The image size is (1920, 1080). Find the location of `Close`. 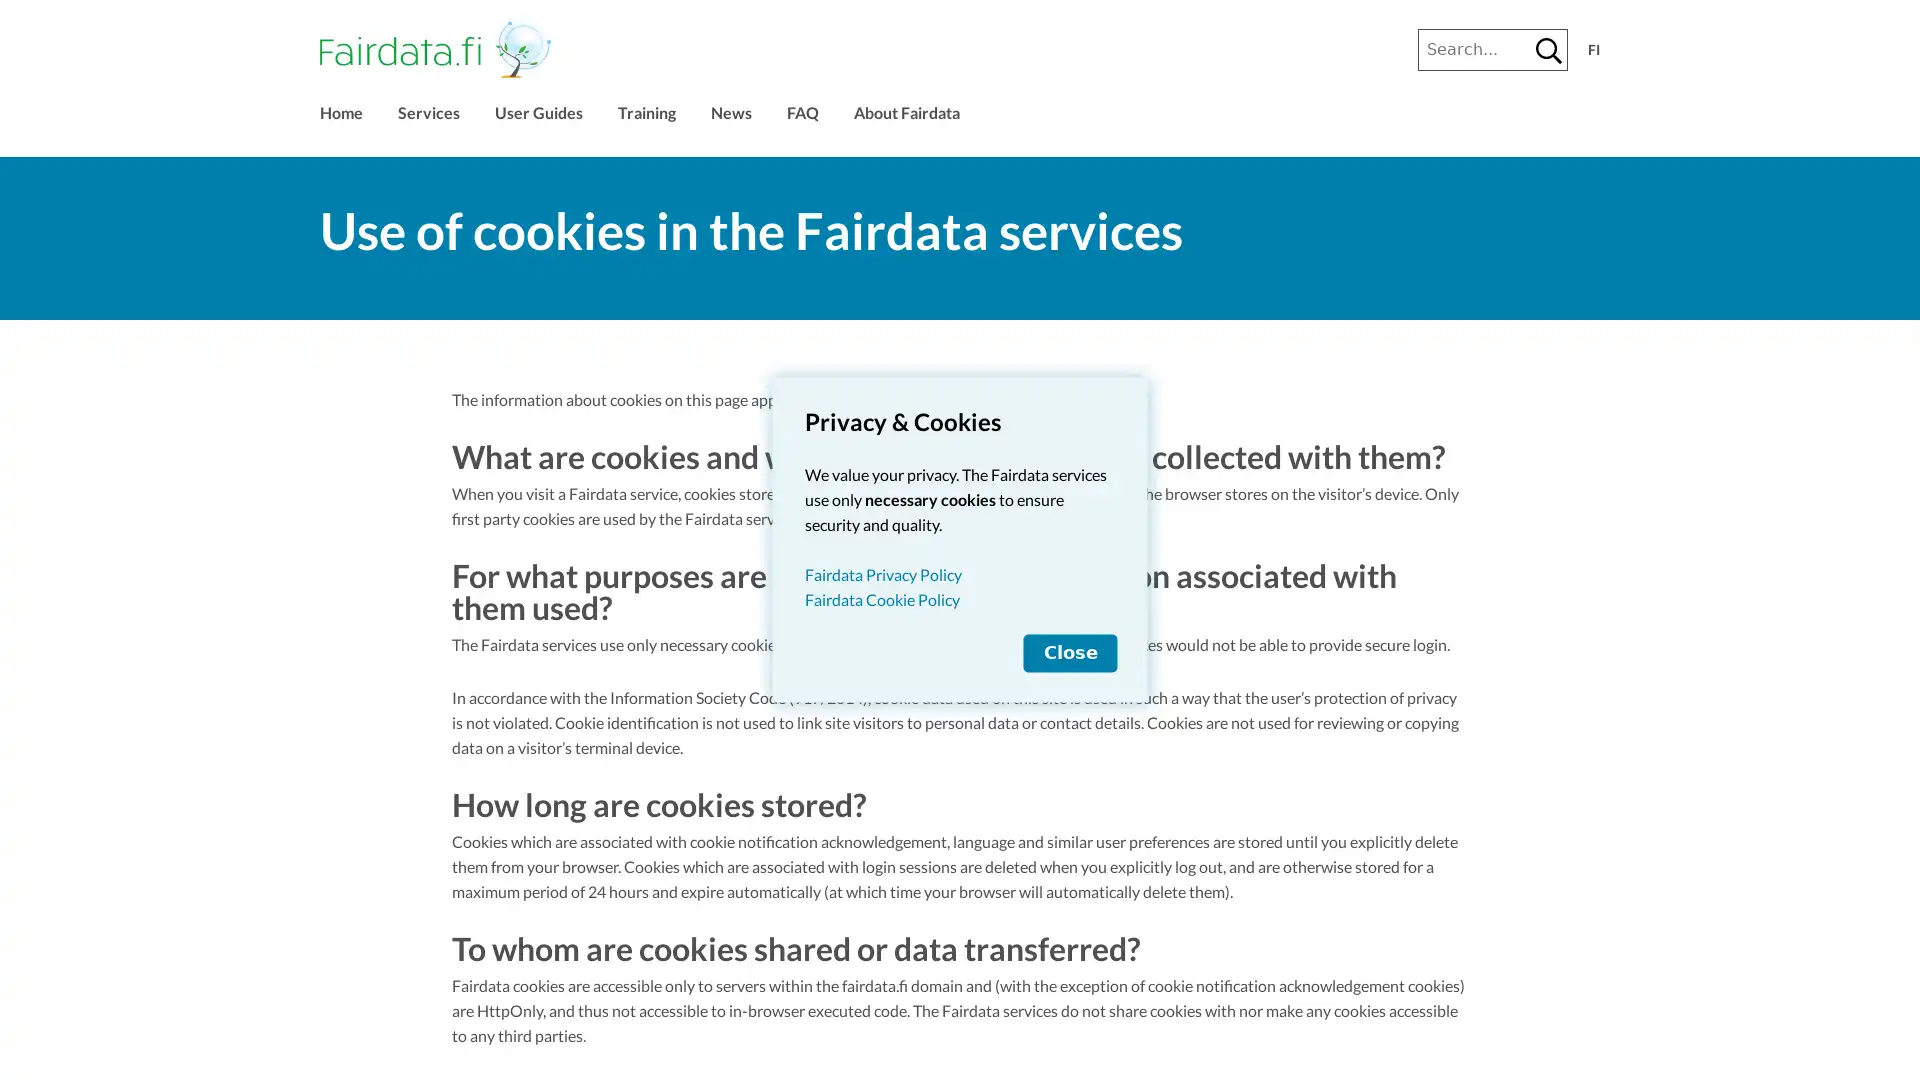

Close is located at coordinates (1069, 652).